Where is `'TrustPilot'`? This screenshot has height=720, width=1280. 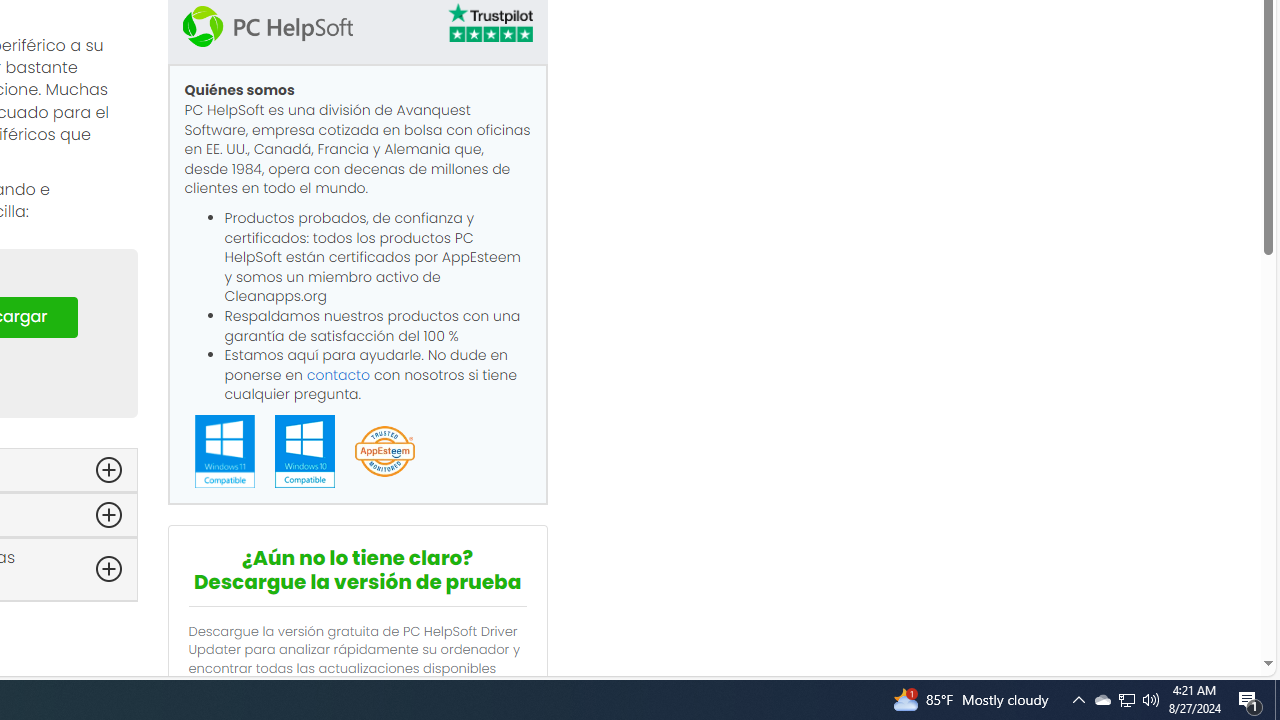 'TrustPilot' is located at coordinates (489, 26).